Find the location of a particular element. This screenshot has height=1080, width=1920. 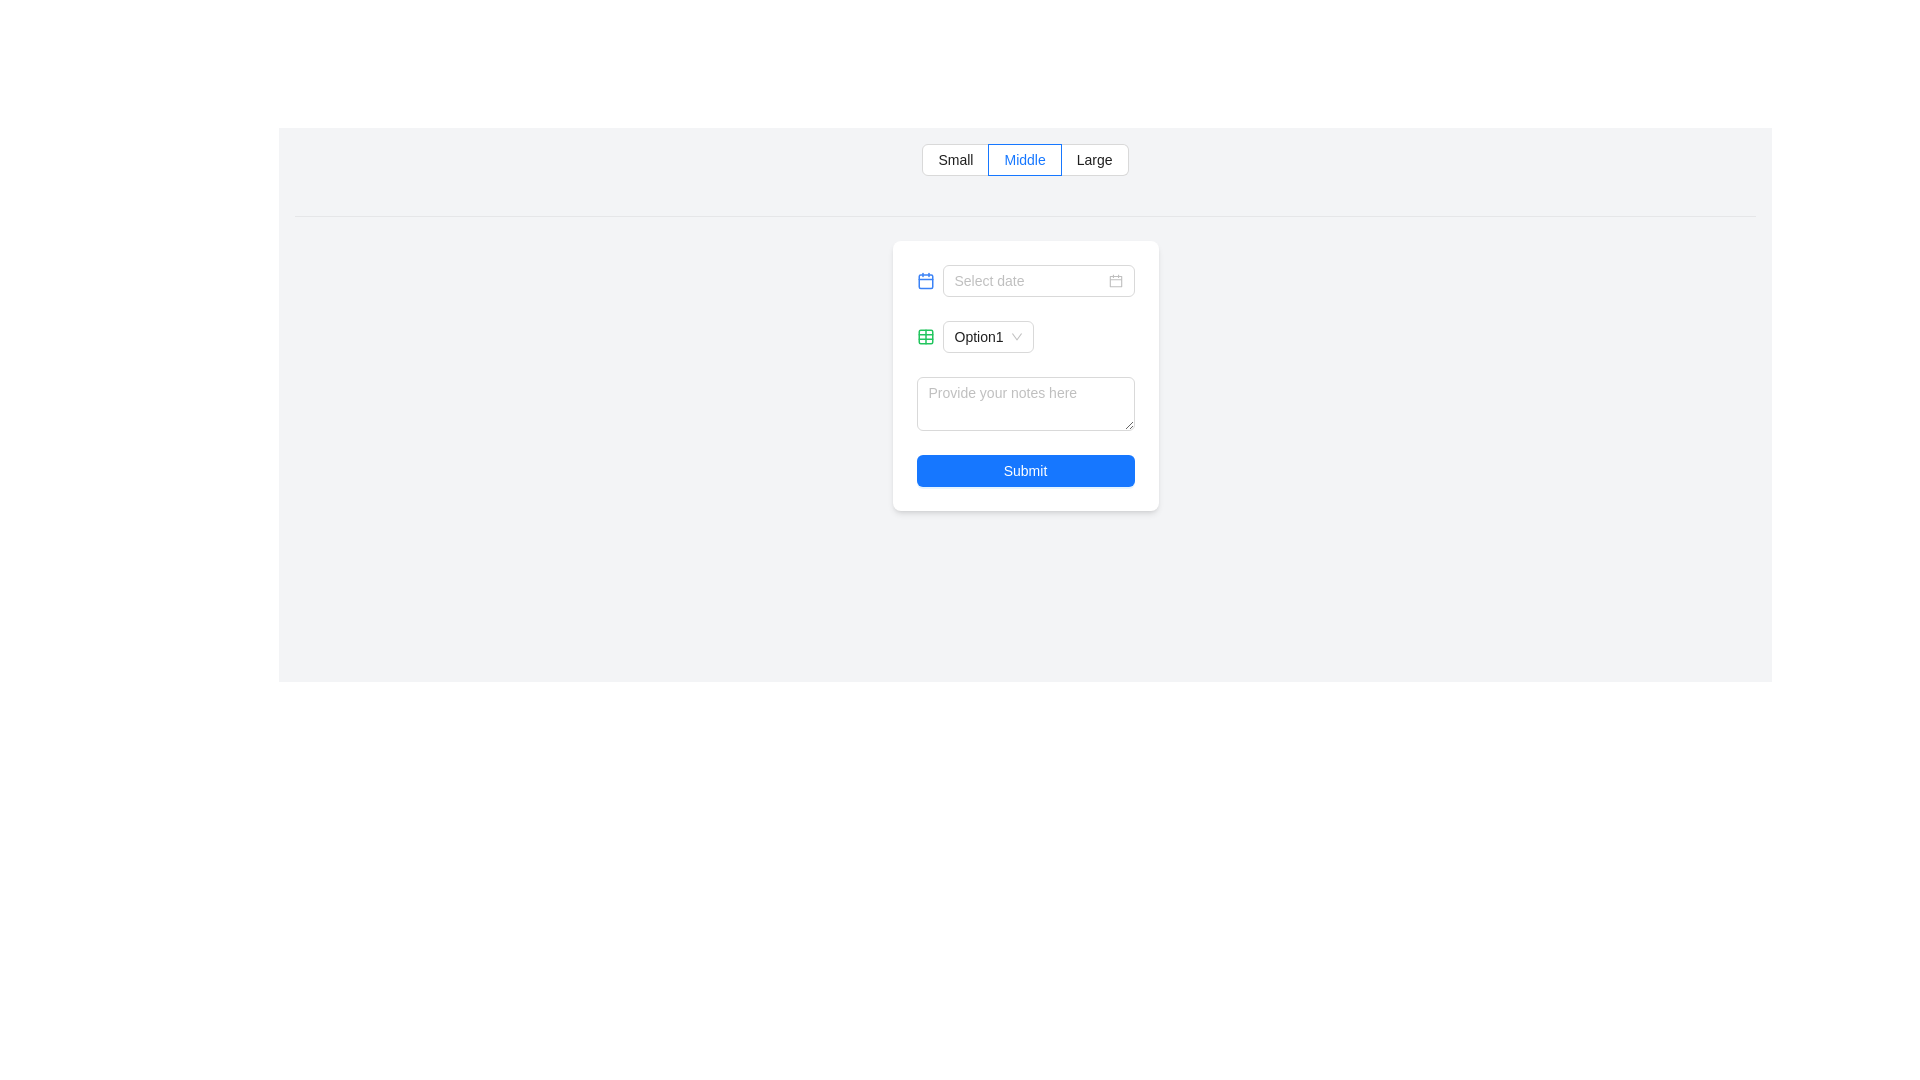

the 'Small' radio button is located at coordinates (954, 158).